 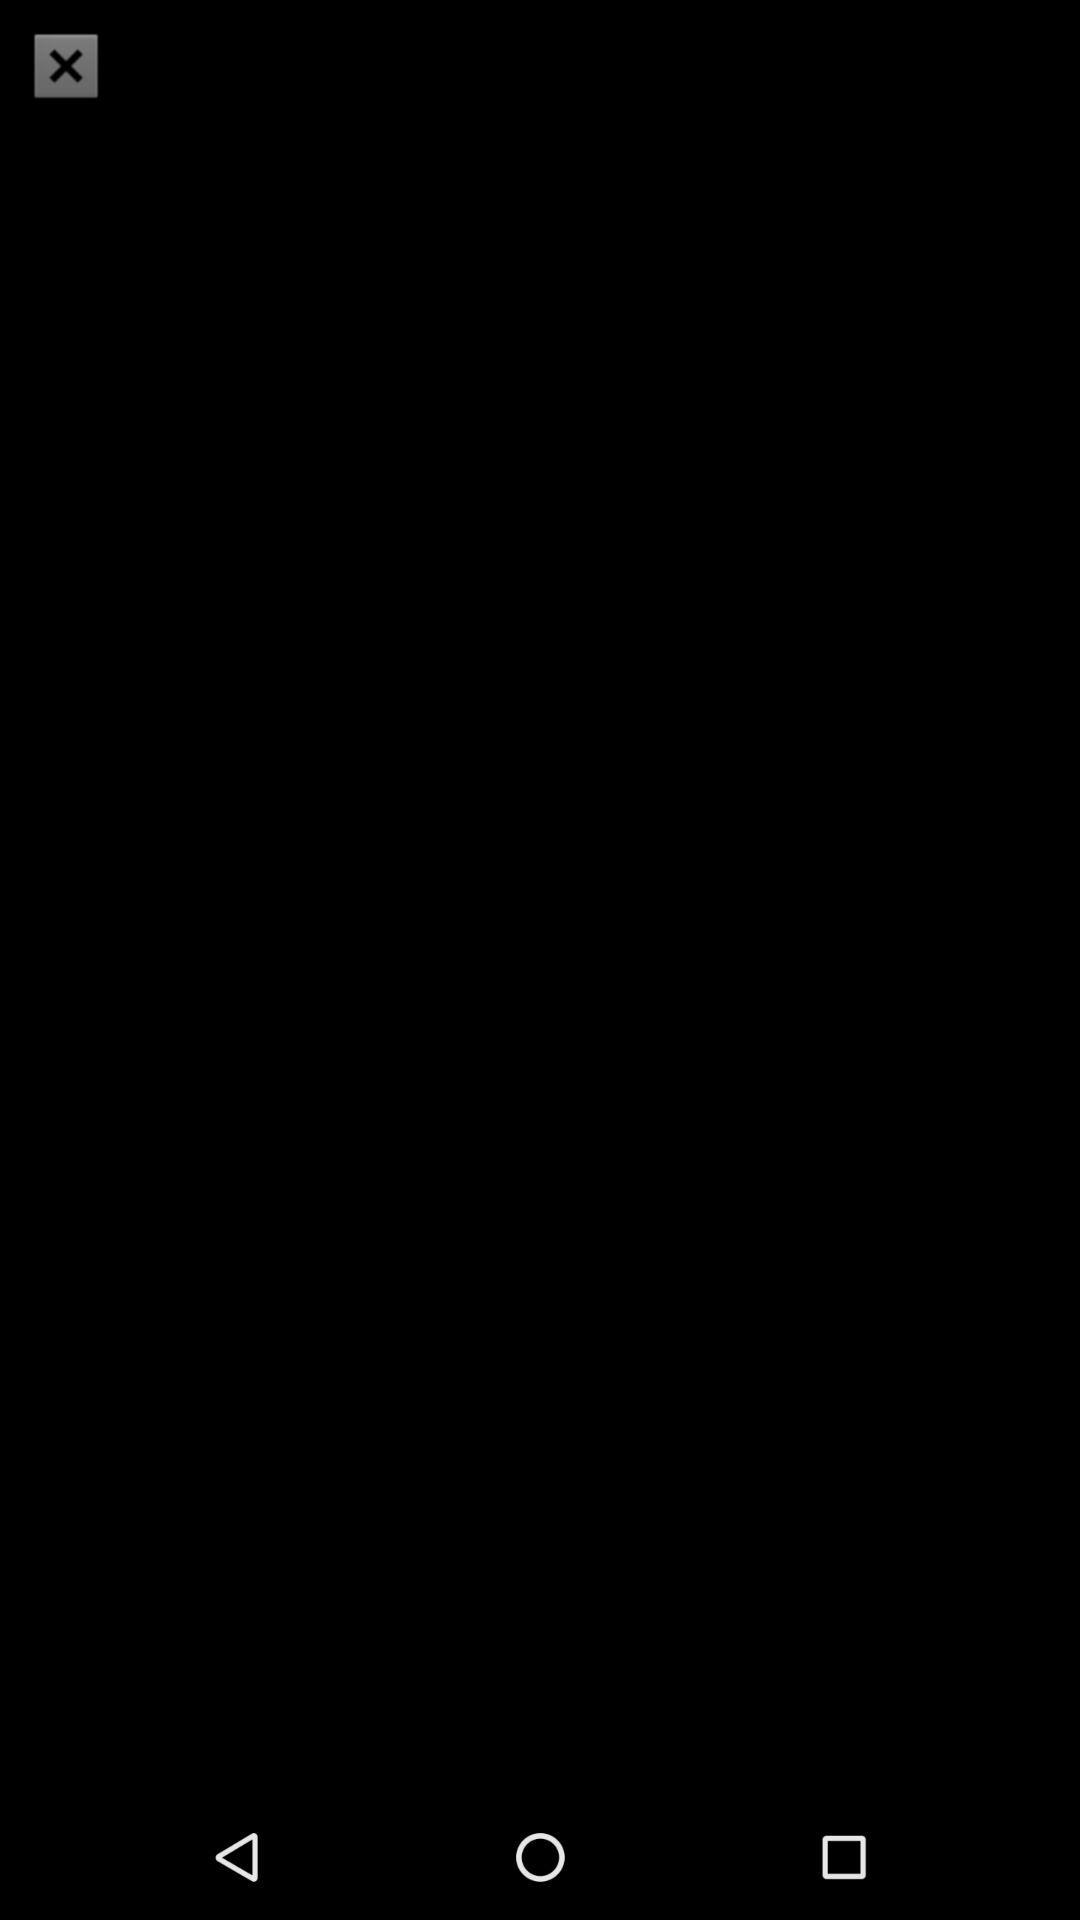 What do you see at coordinates (64, 65) in the screenshot?
I see `icon at the top left corner` at bounding box center [64, 65].